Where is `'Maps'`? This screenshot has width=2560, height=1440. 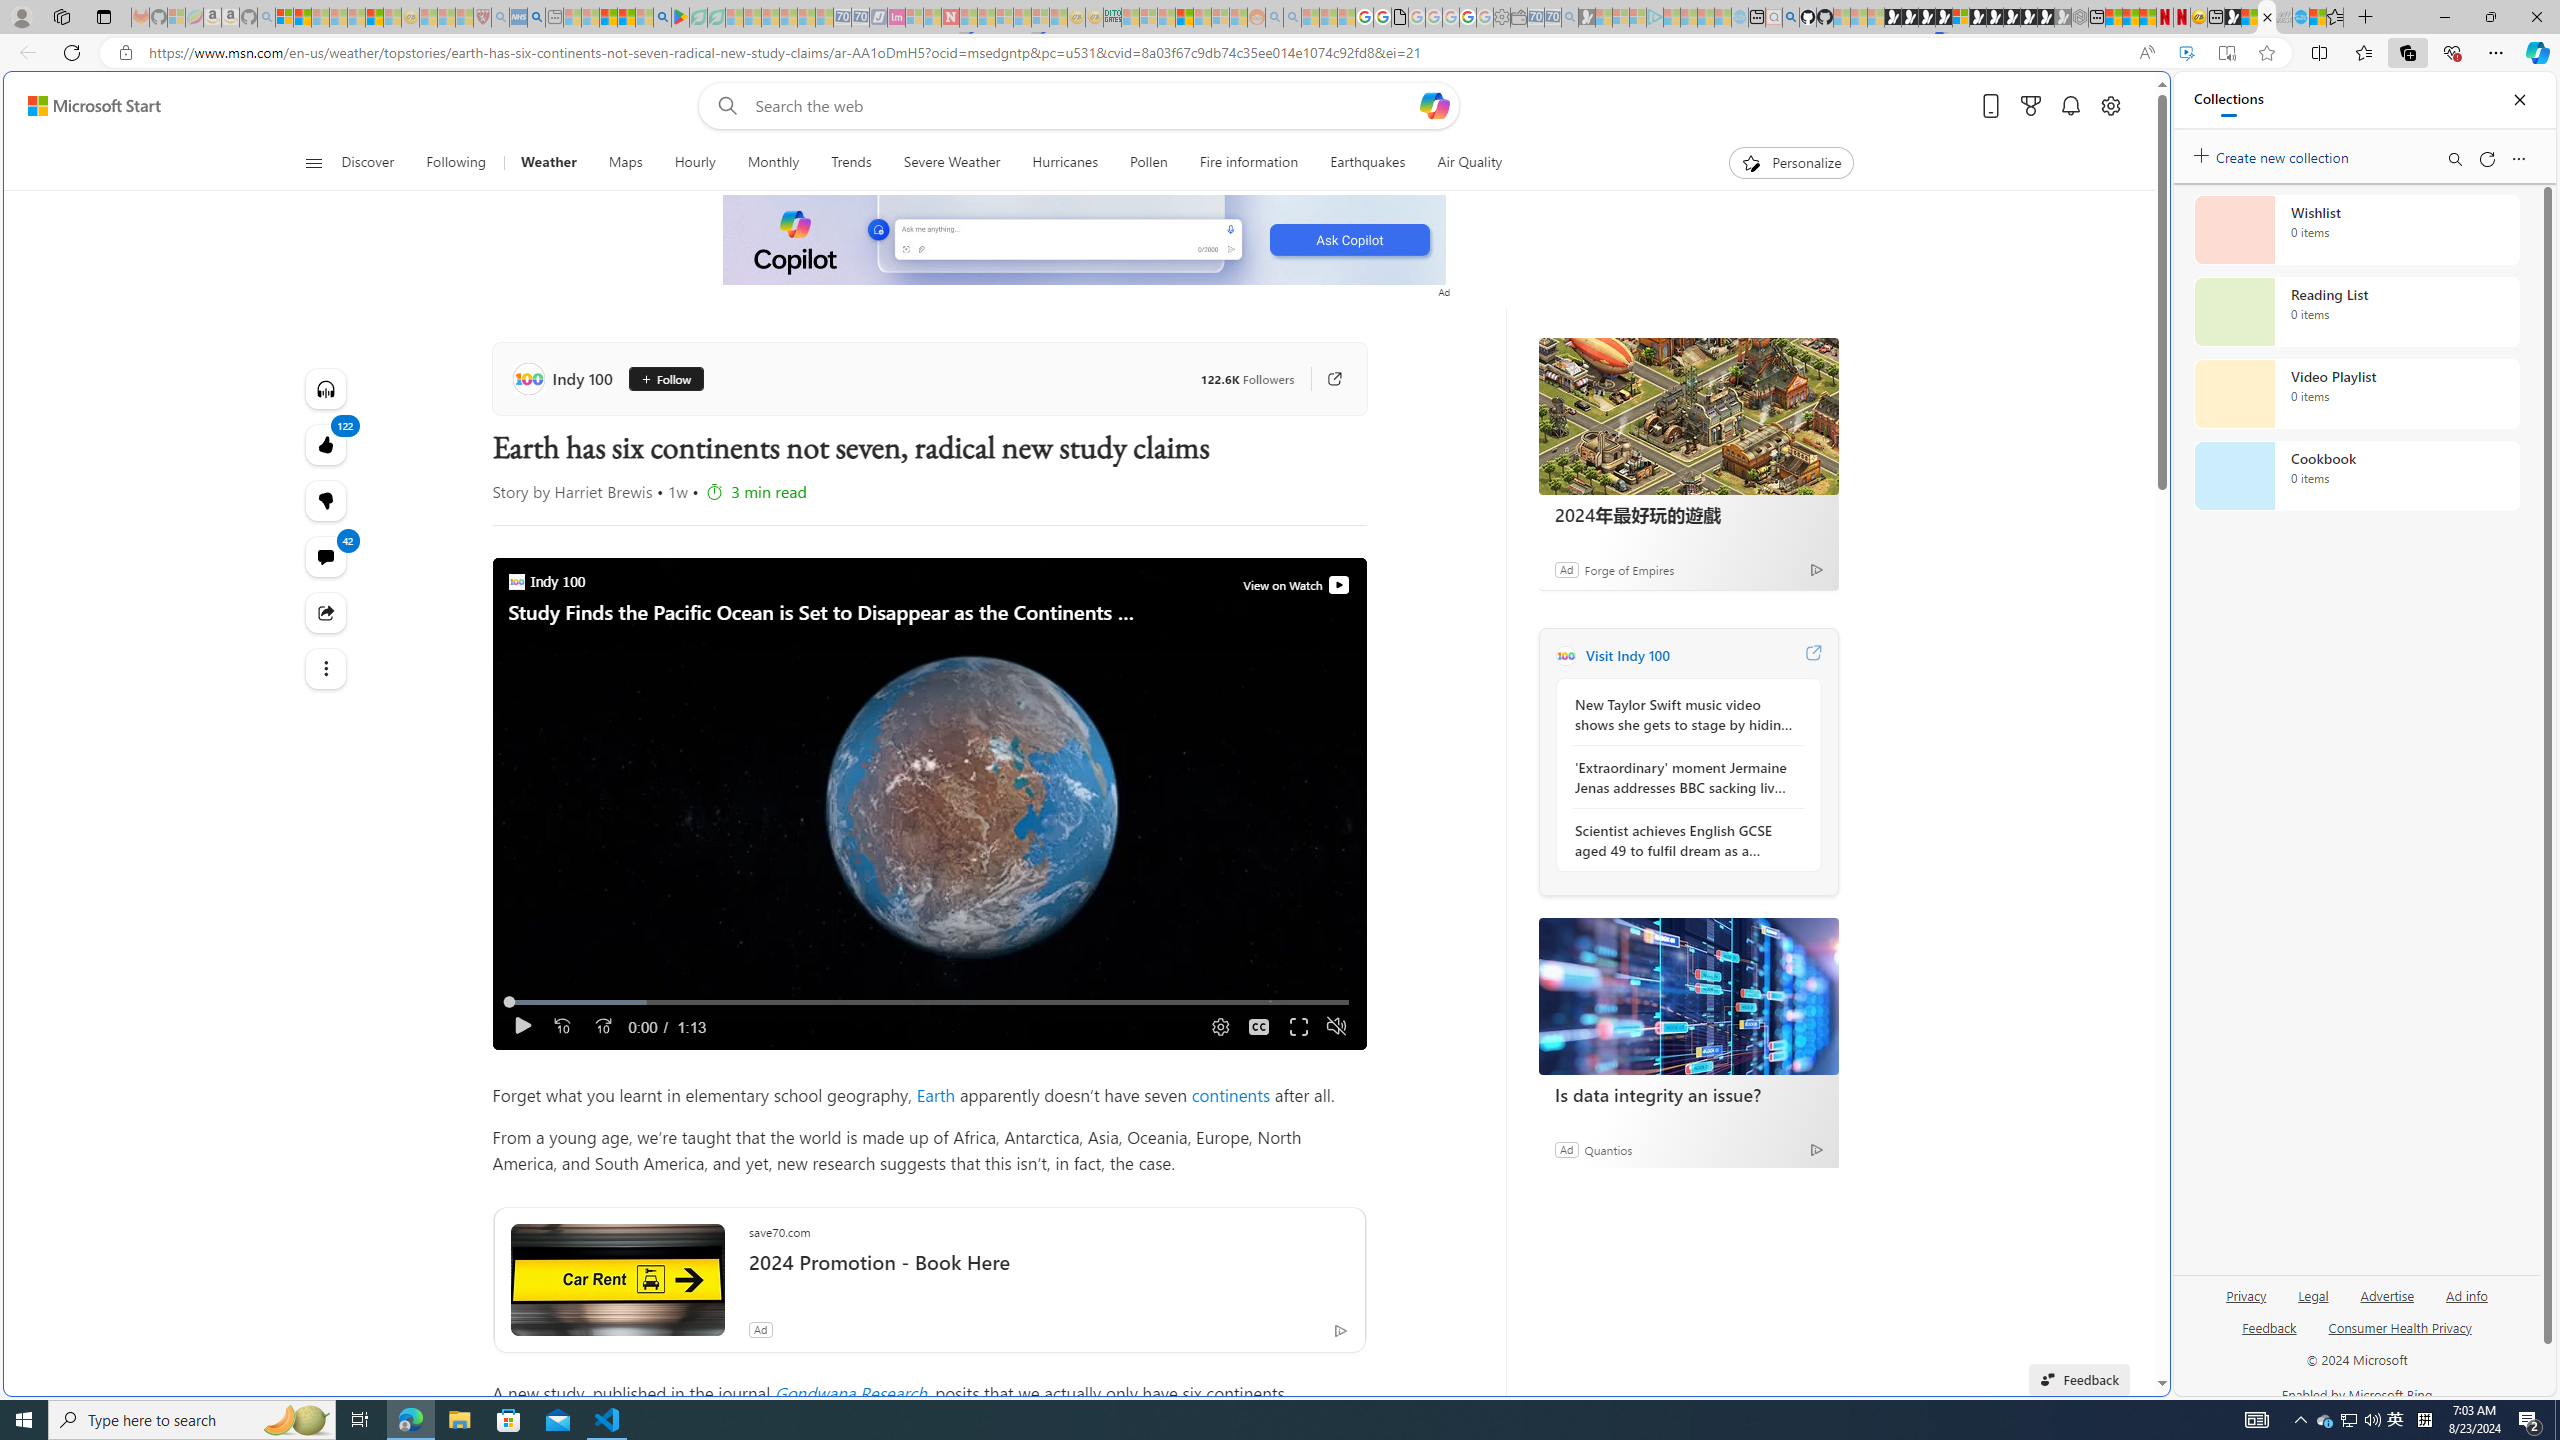
'Maps' is located at coordinates (624, 162).